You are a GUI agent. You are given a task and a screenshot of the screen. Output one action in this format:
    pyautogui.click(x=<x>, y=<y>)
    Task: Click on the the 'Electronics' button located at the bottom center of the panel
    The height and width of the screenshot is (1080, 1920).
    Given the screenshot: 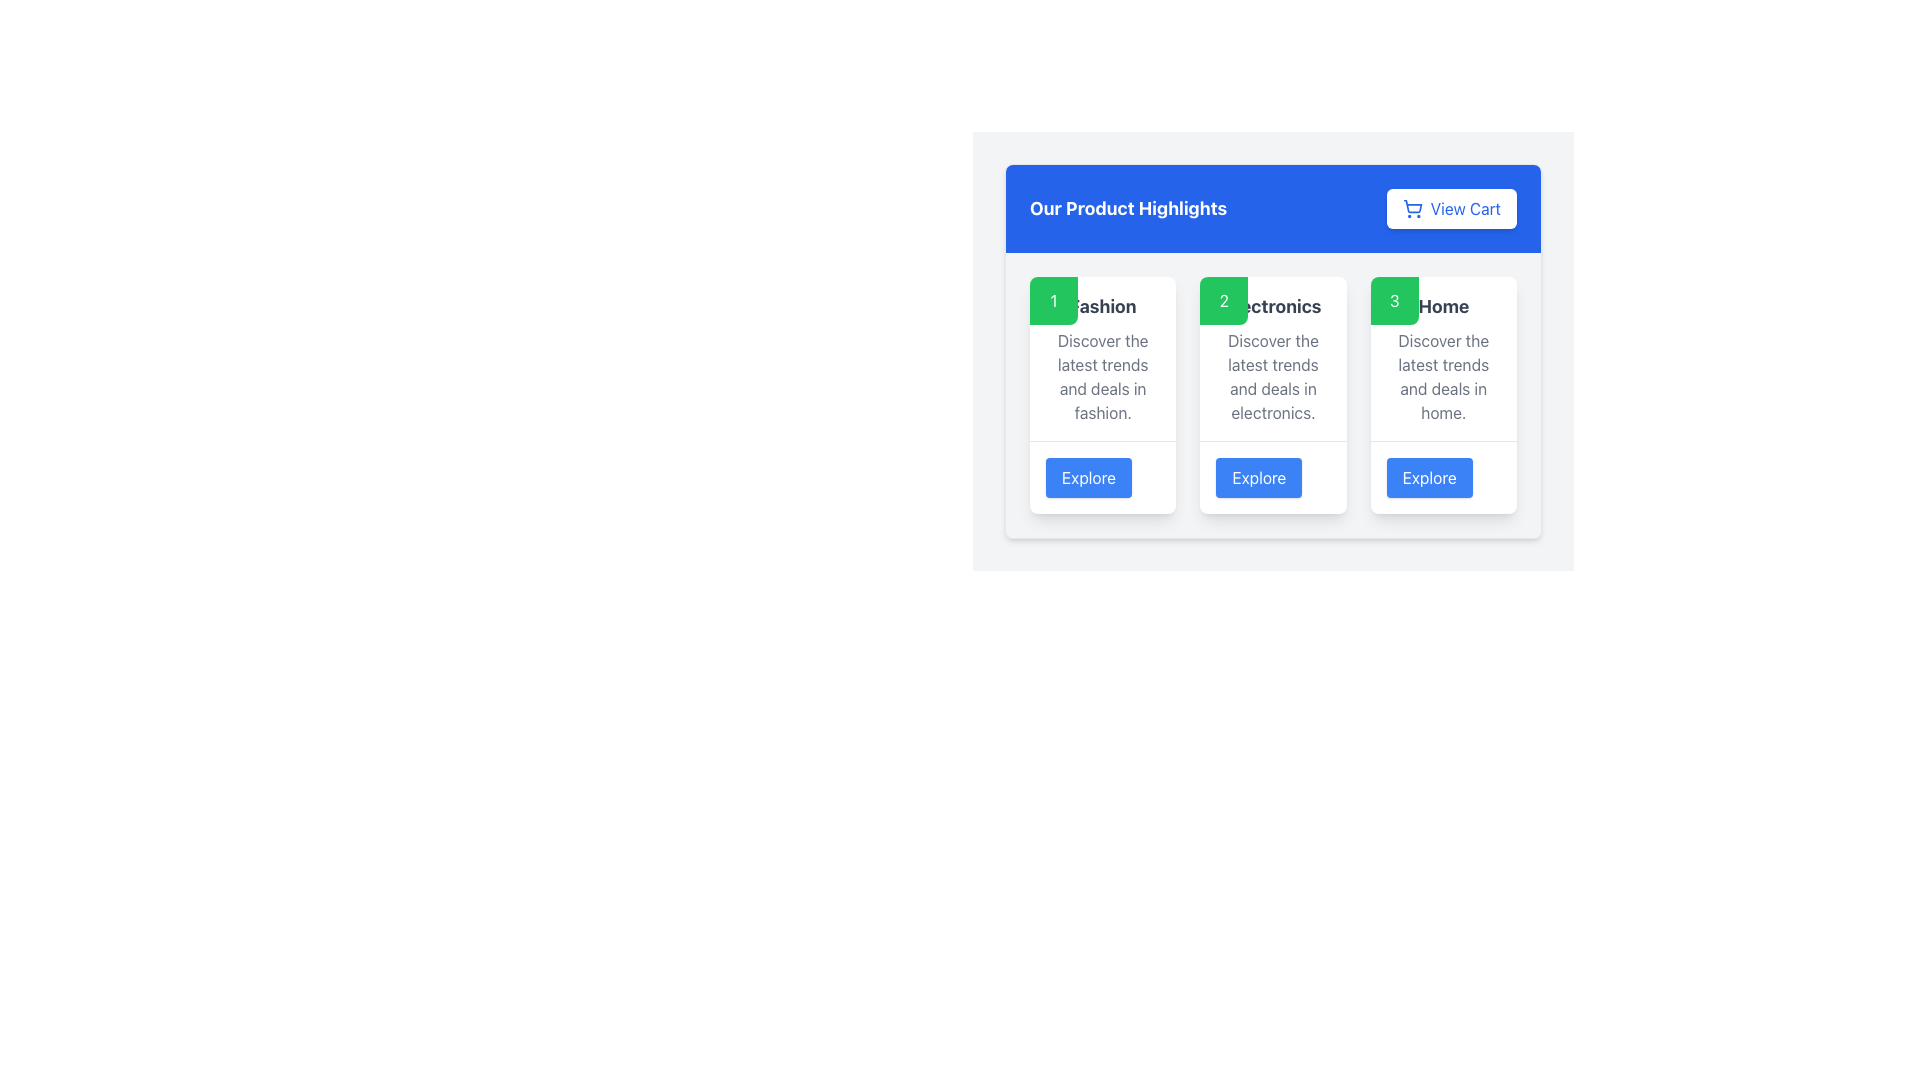 What is the action you would take?
    pyautogui.click(x=1258, y=478)
    